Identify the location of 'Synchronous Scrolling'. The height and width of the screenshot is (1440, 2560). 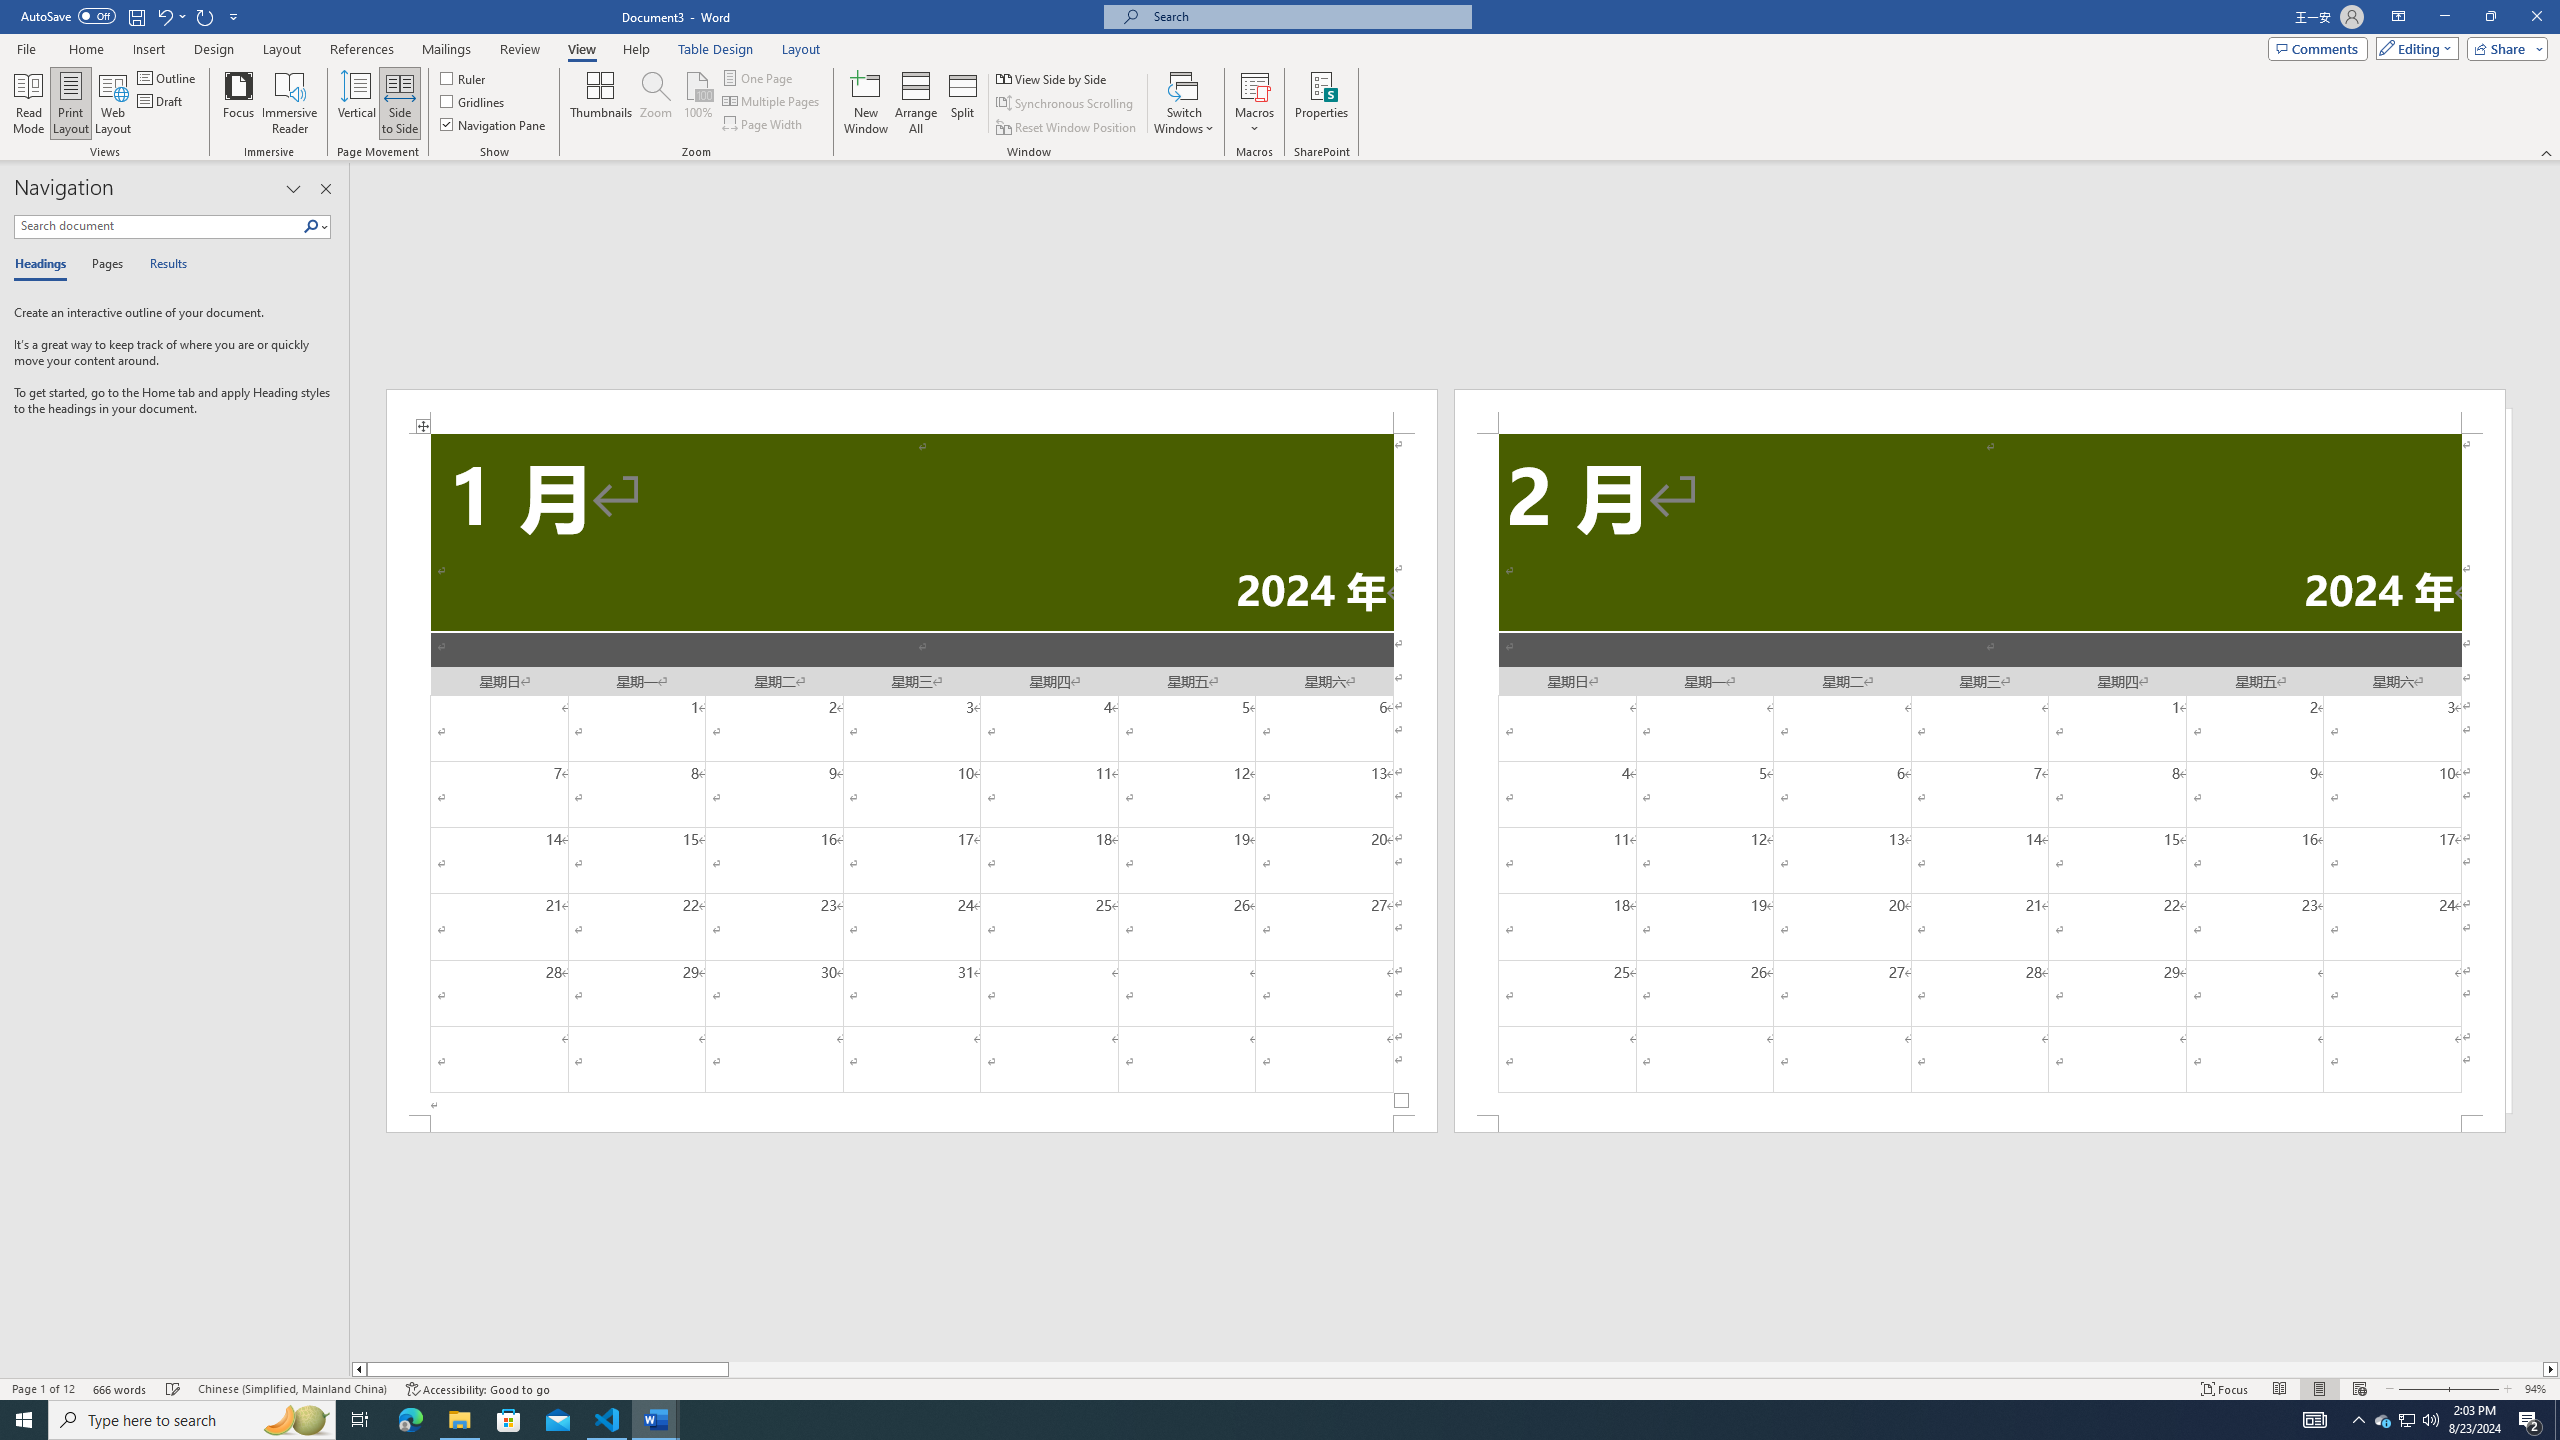
(1065, 103).